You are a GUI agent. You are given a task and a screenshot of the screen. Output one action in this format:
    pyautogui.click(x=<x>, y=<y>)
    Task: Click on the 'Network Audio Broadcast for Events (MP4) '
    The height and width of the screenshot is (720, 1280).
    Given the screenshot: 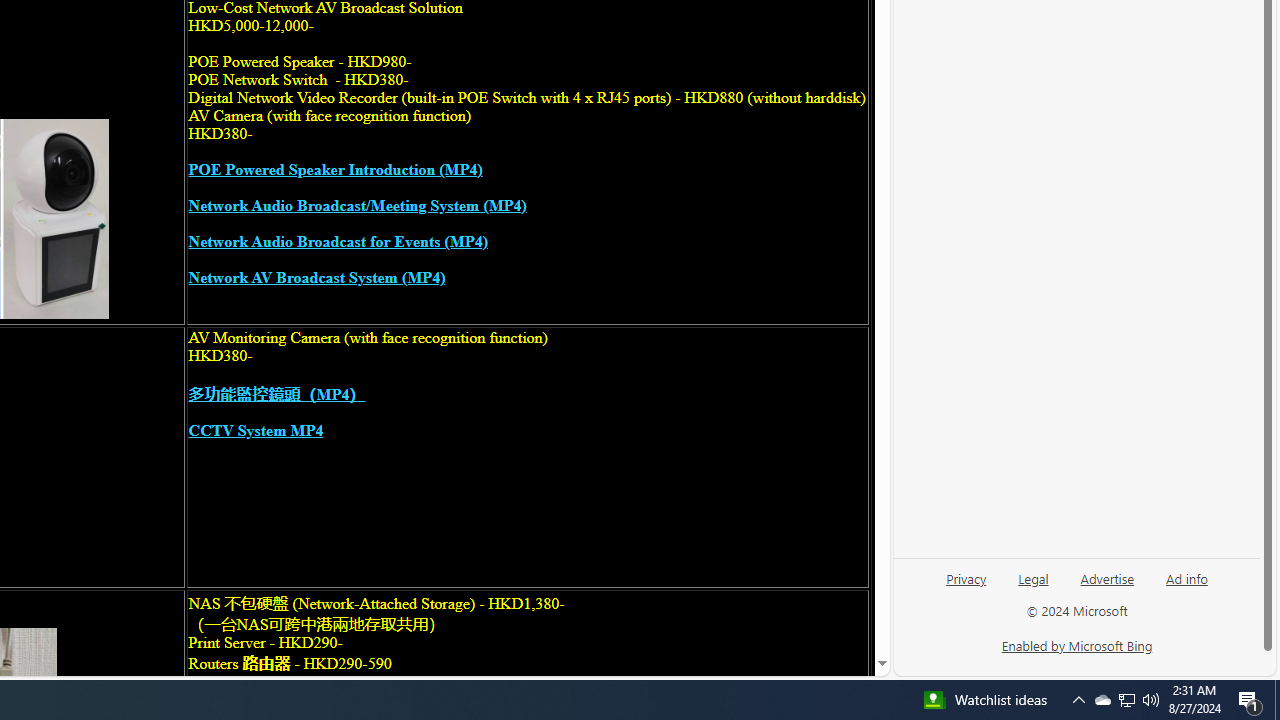 What is the action you would take?
    pyautogui.click(x=337, y=241)
    